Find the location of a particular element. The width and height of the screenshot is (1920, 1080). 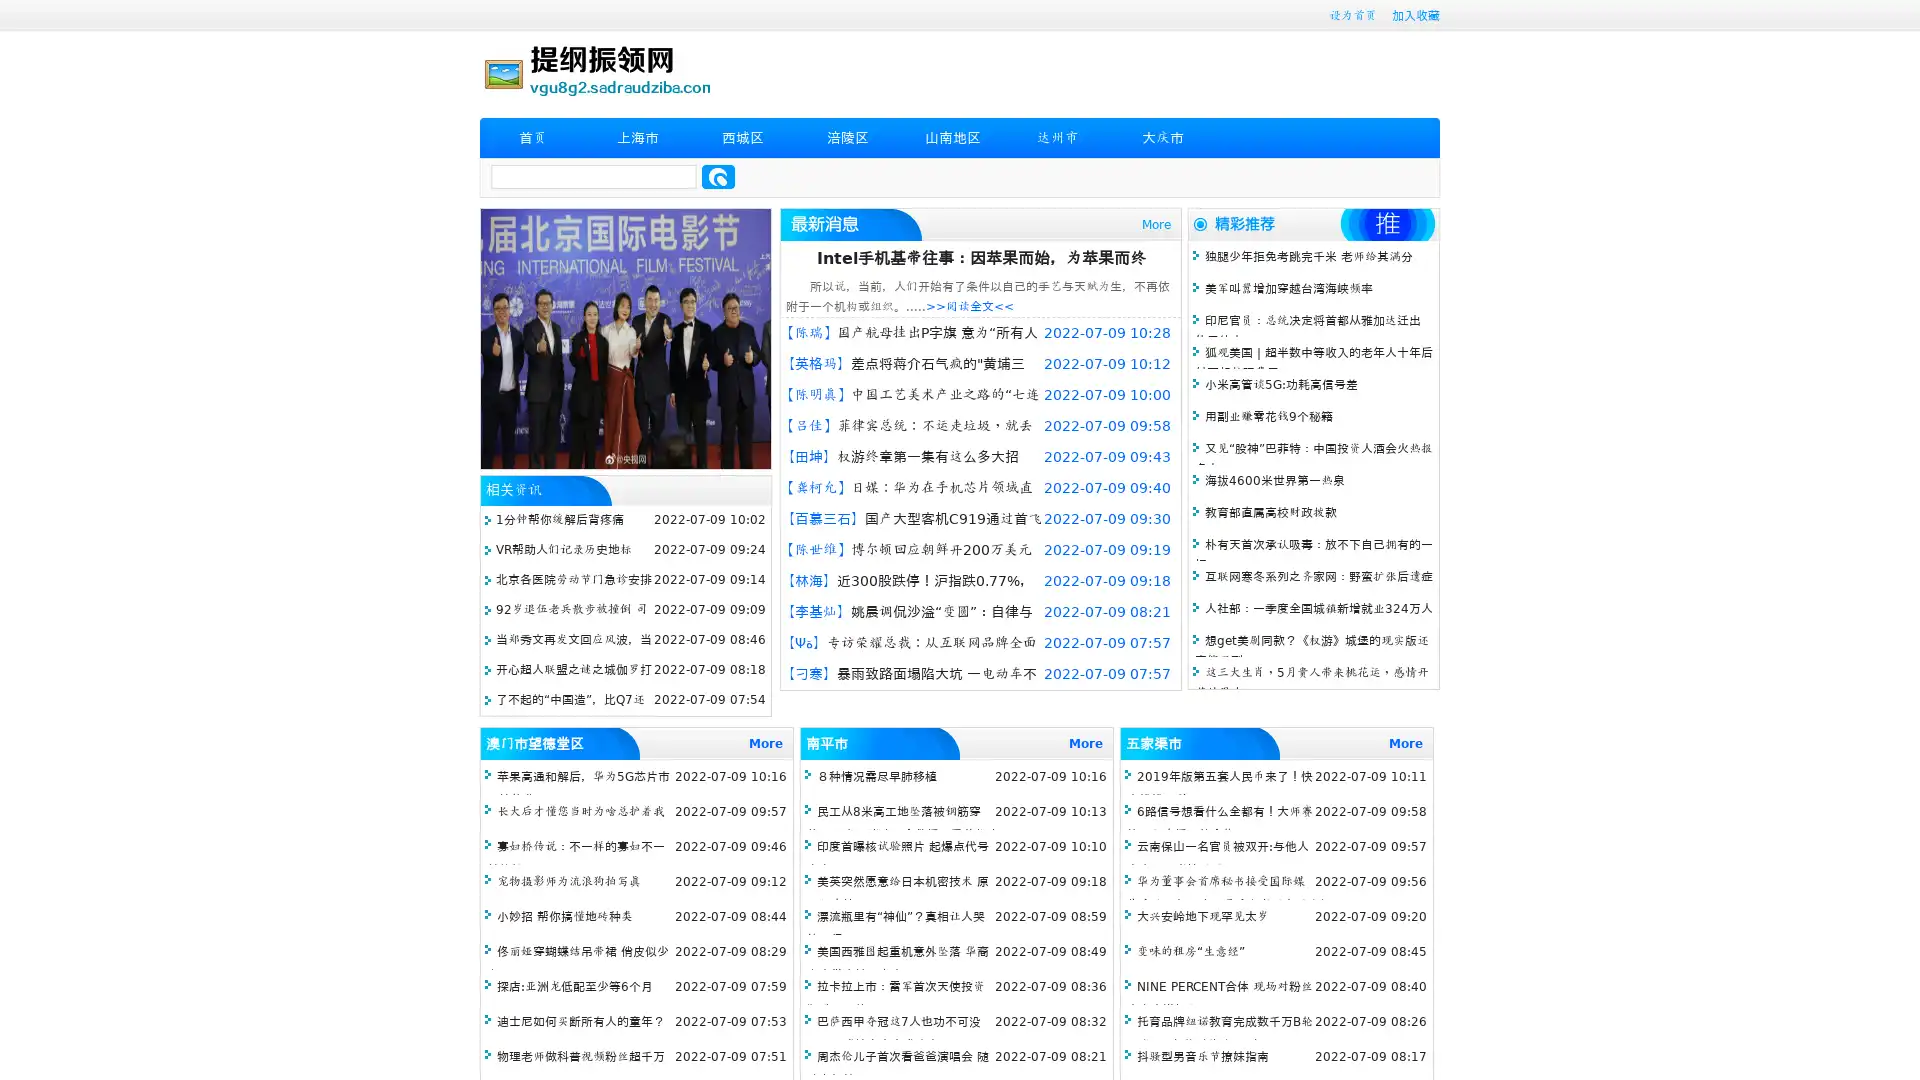

Search is located at coordinates (718, 176).